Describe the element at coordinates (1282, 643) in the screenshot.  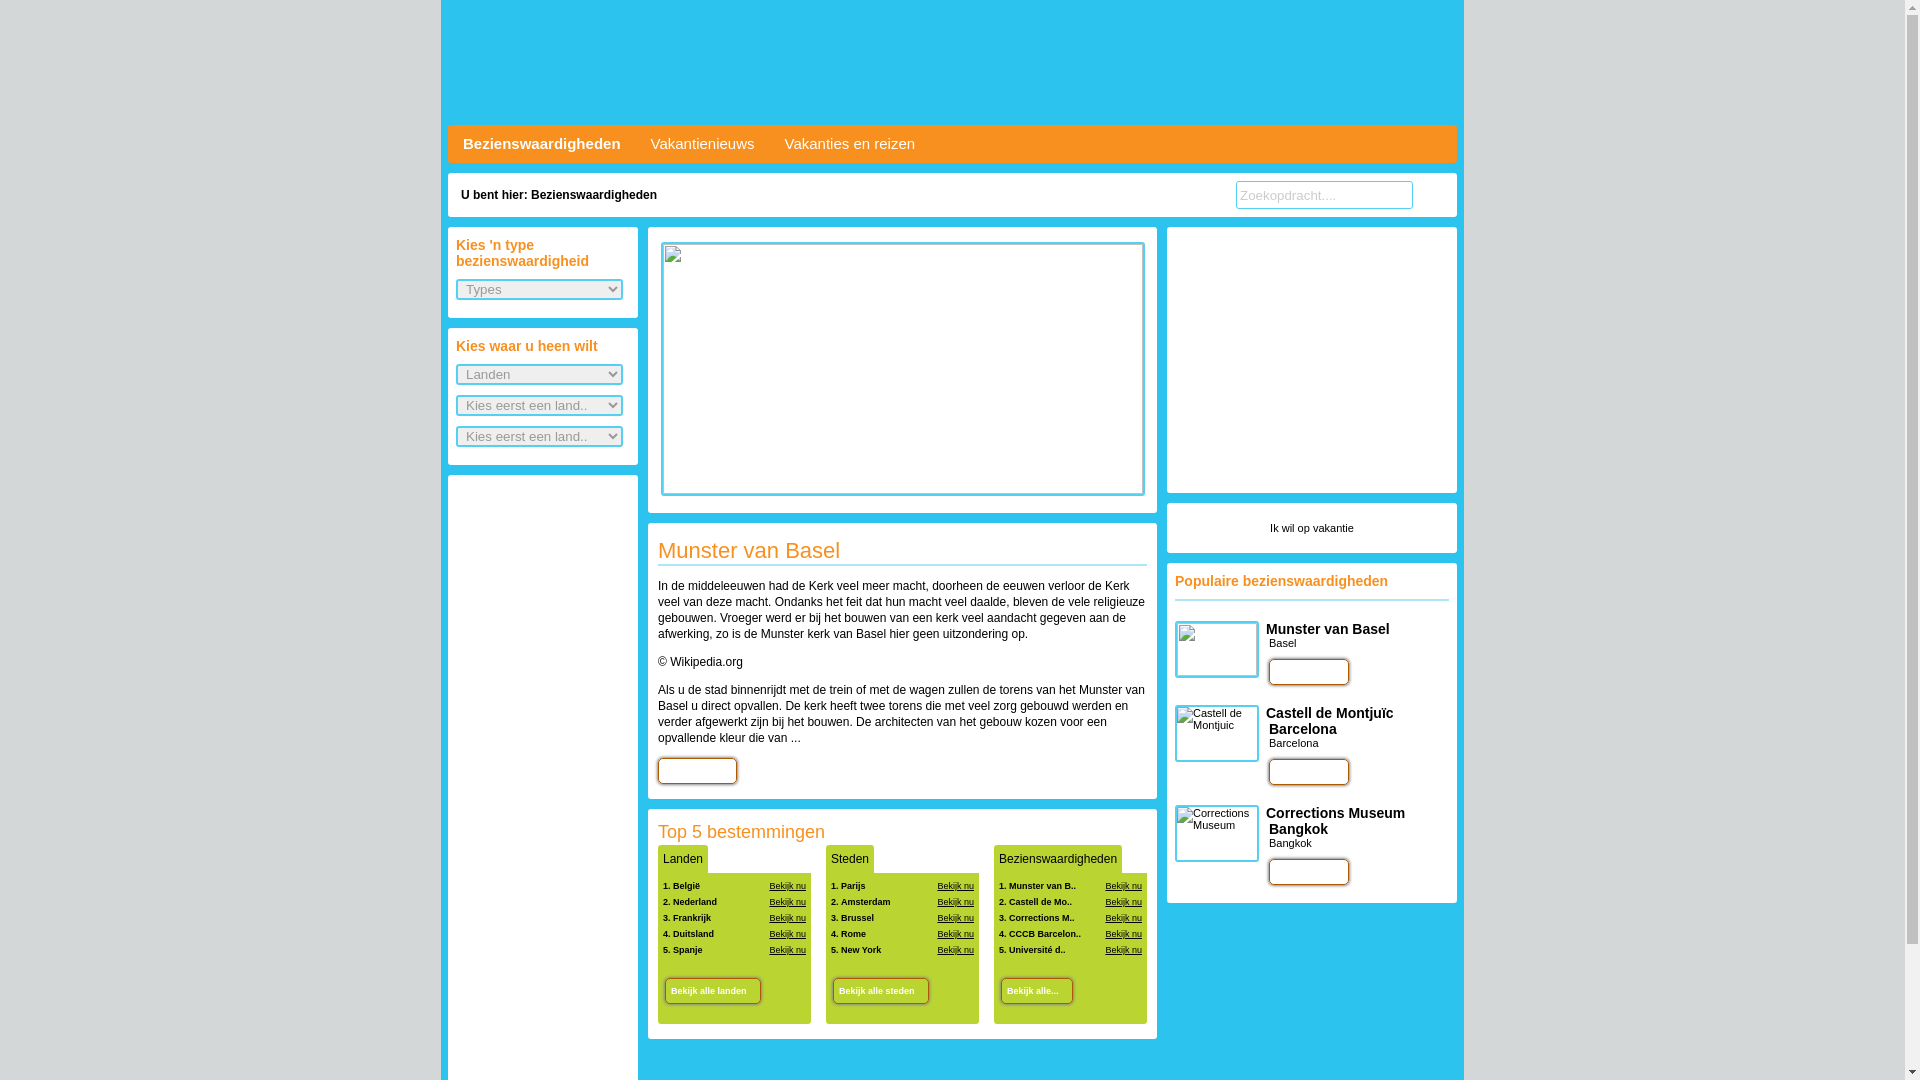
I see `'Basel'` at that location.